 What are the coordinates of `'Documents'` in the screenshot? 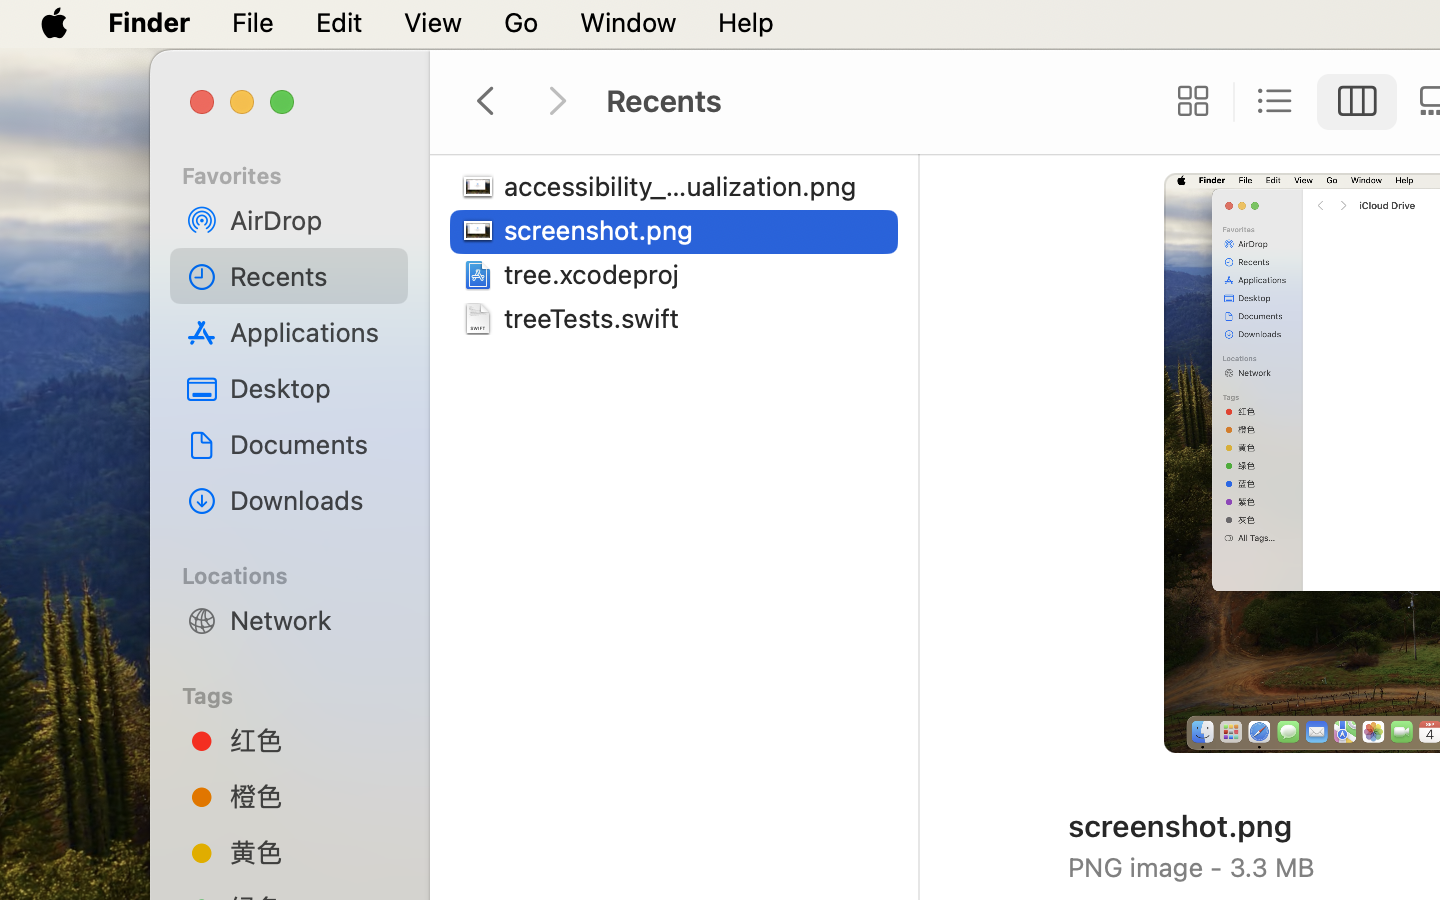 It's located at (311, 443).